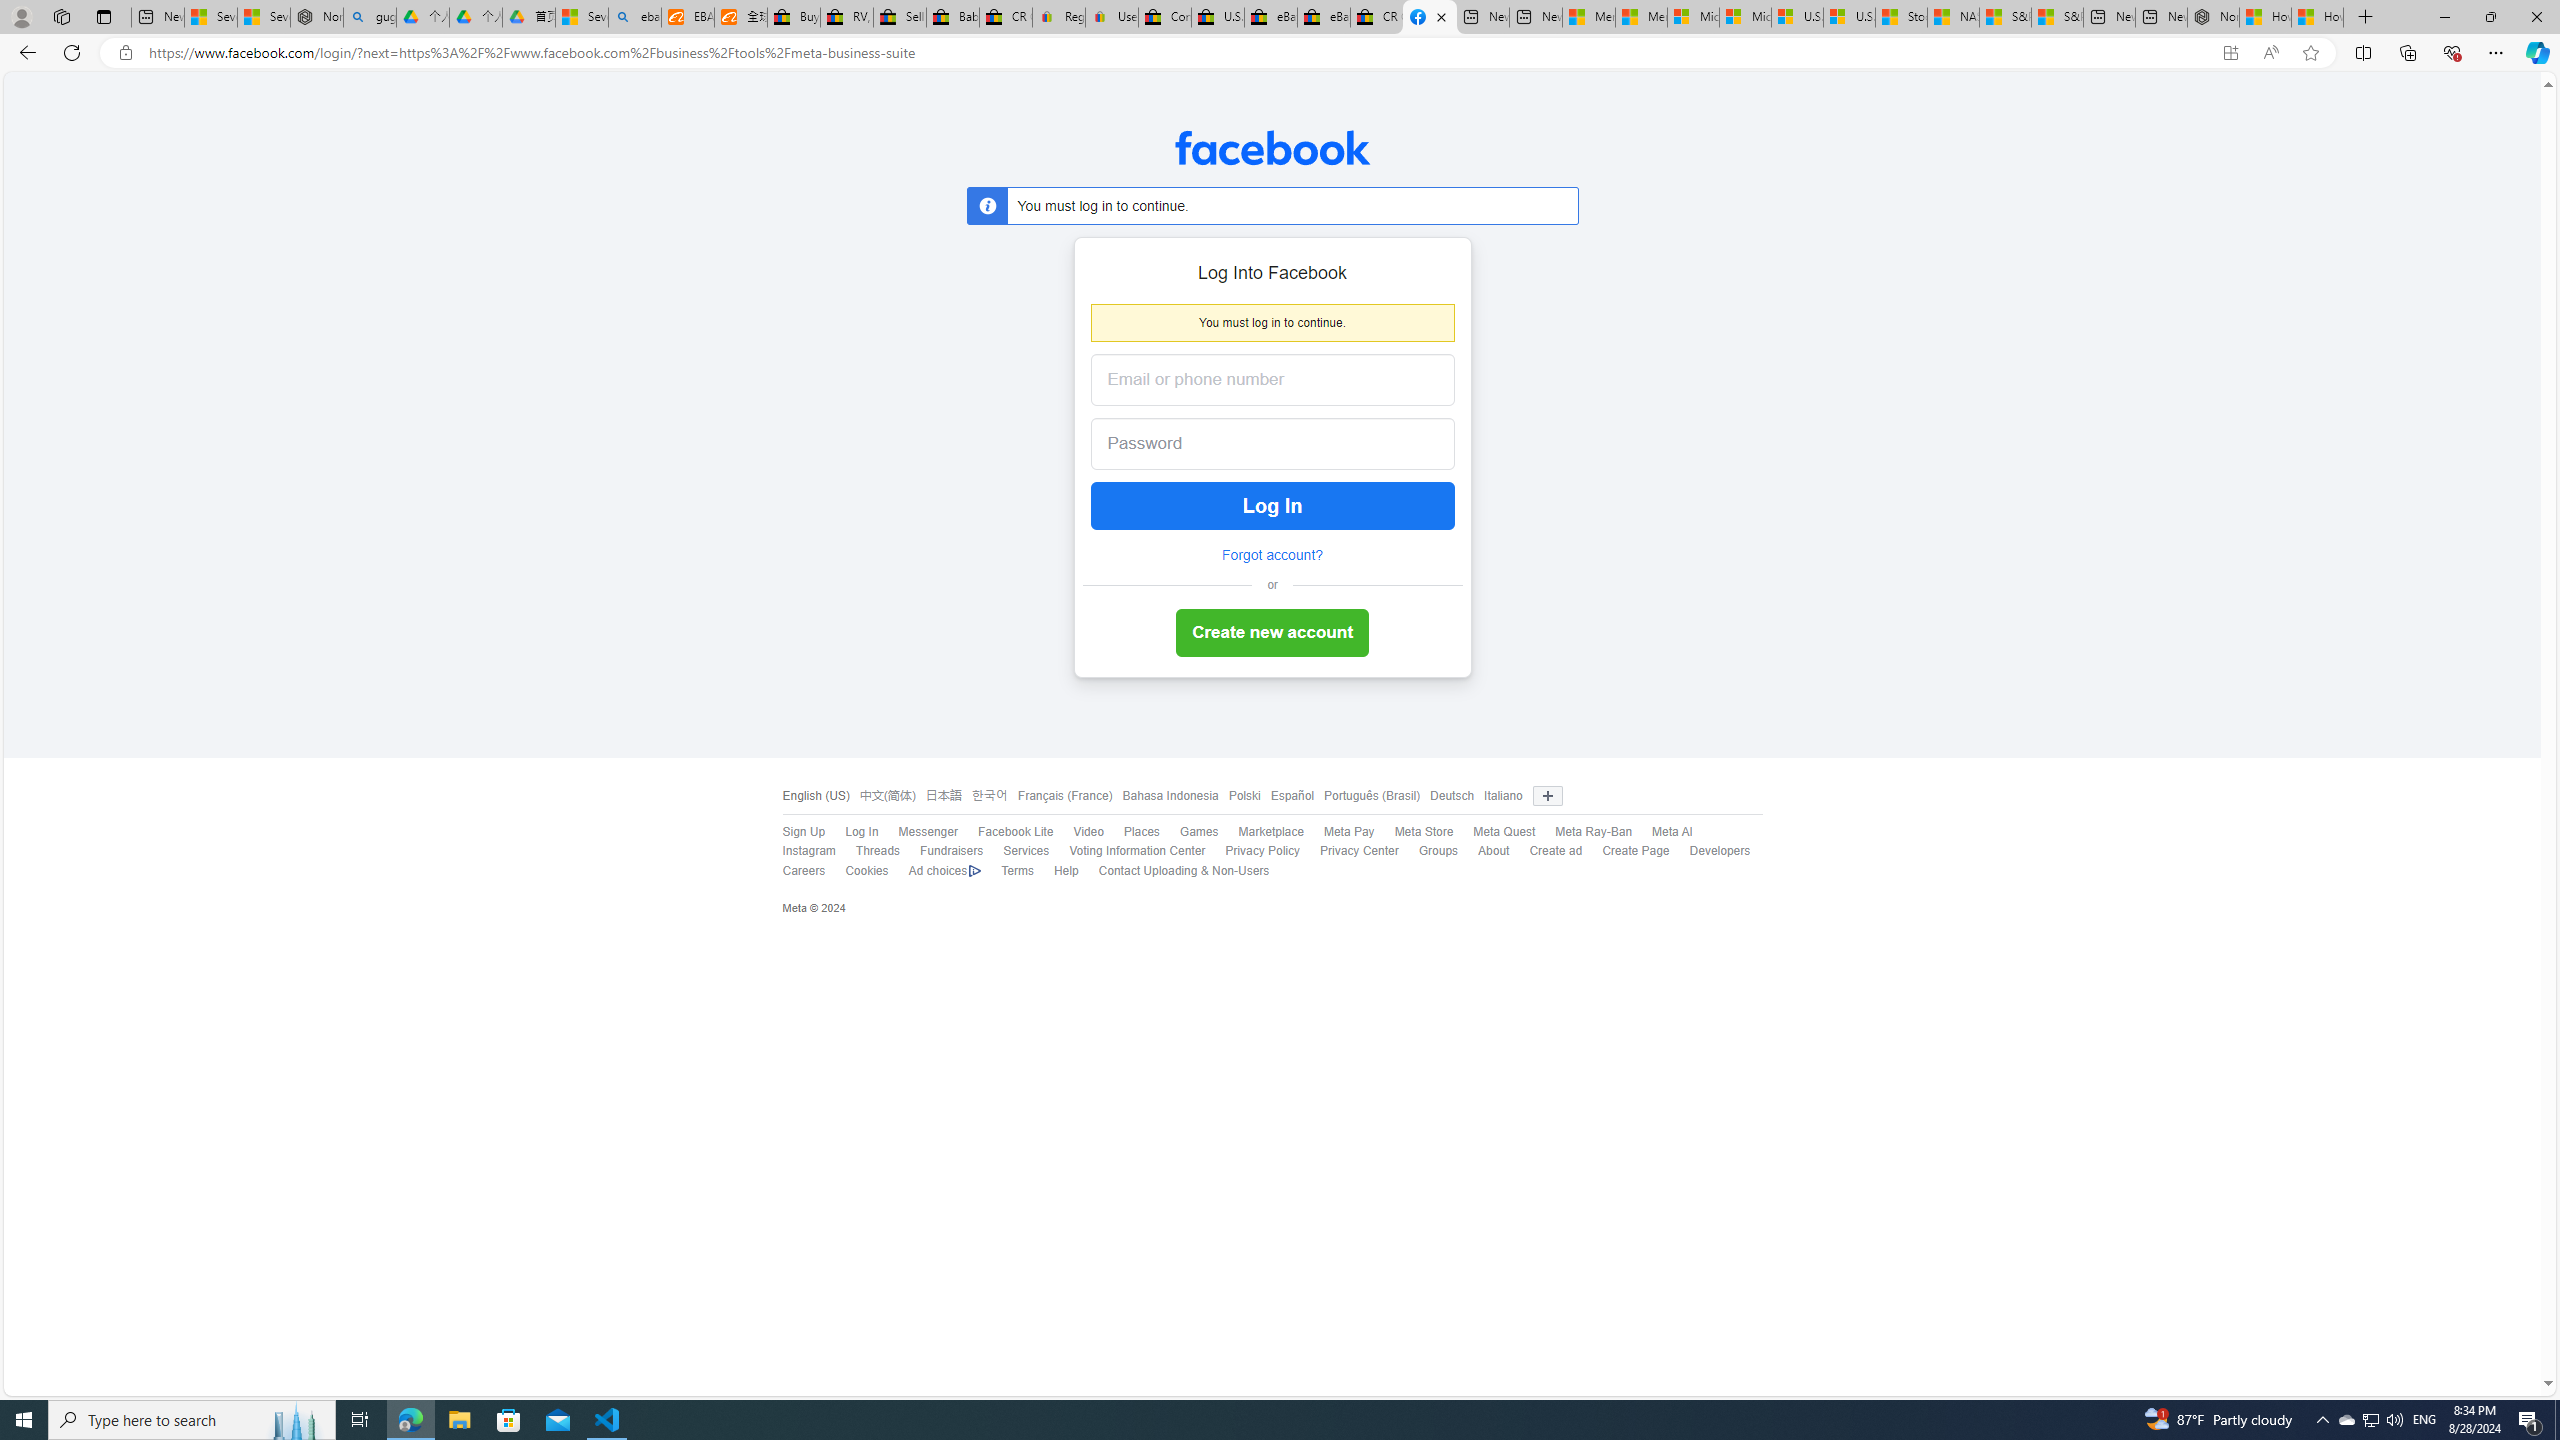 This screenshot has height=1440, width=2560. I want to click on 'Consumer Health Data Privacy Policy - eBay Inc.', so click(1163, 16).